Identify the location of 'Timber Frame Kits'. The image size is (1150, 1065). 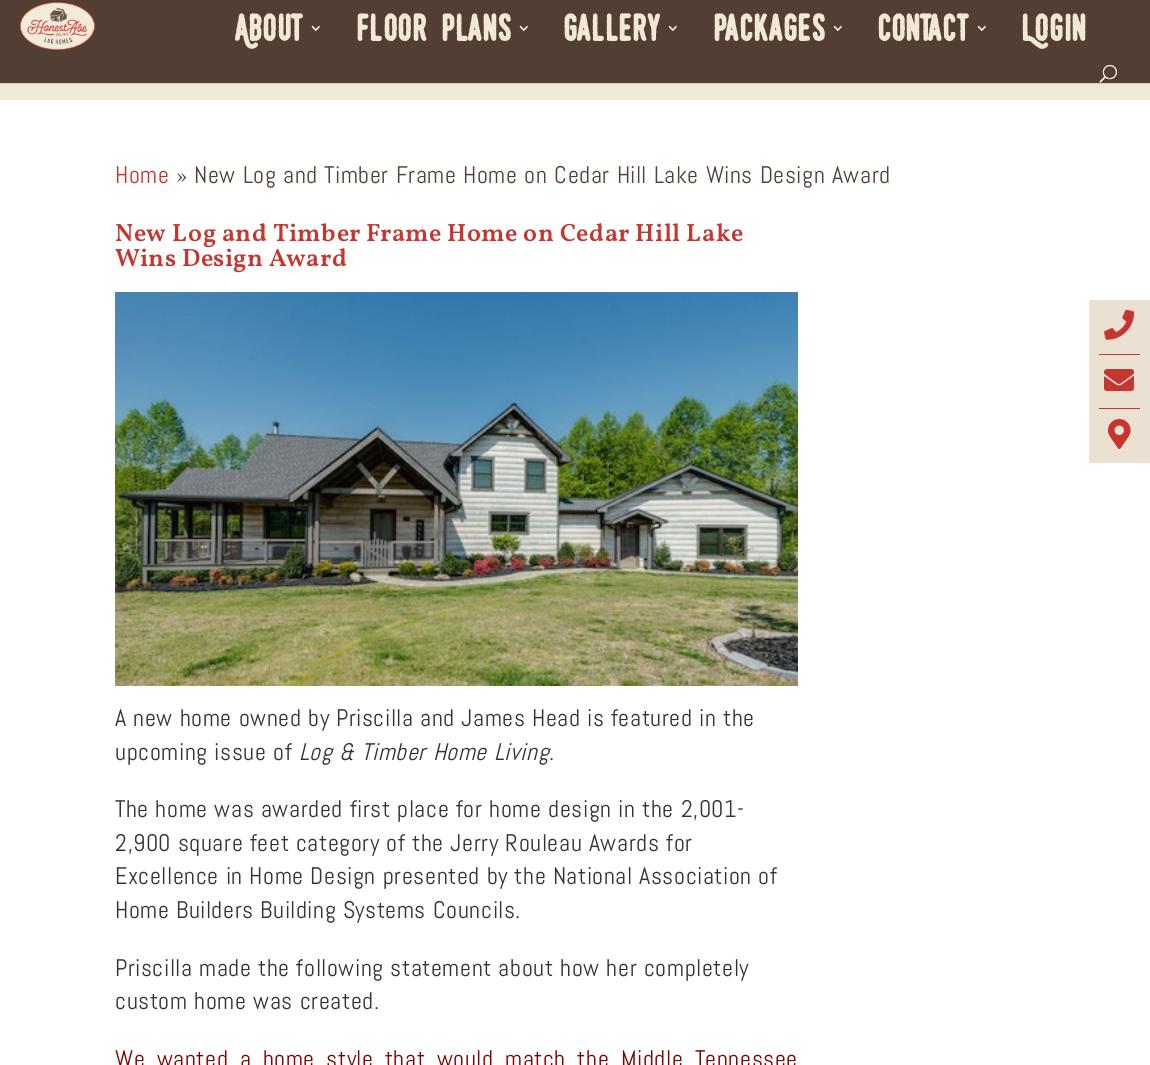
(815, 127).